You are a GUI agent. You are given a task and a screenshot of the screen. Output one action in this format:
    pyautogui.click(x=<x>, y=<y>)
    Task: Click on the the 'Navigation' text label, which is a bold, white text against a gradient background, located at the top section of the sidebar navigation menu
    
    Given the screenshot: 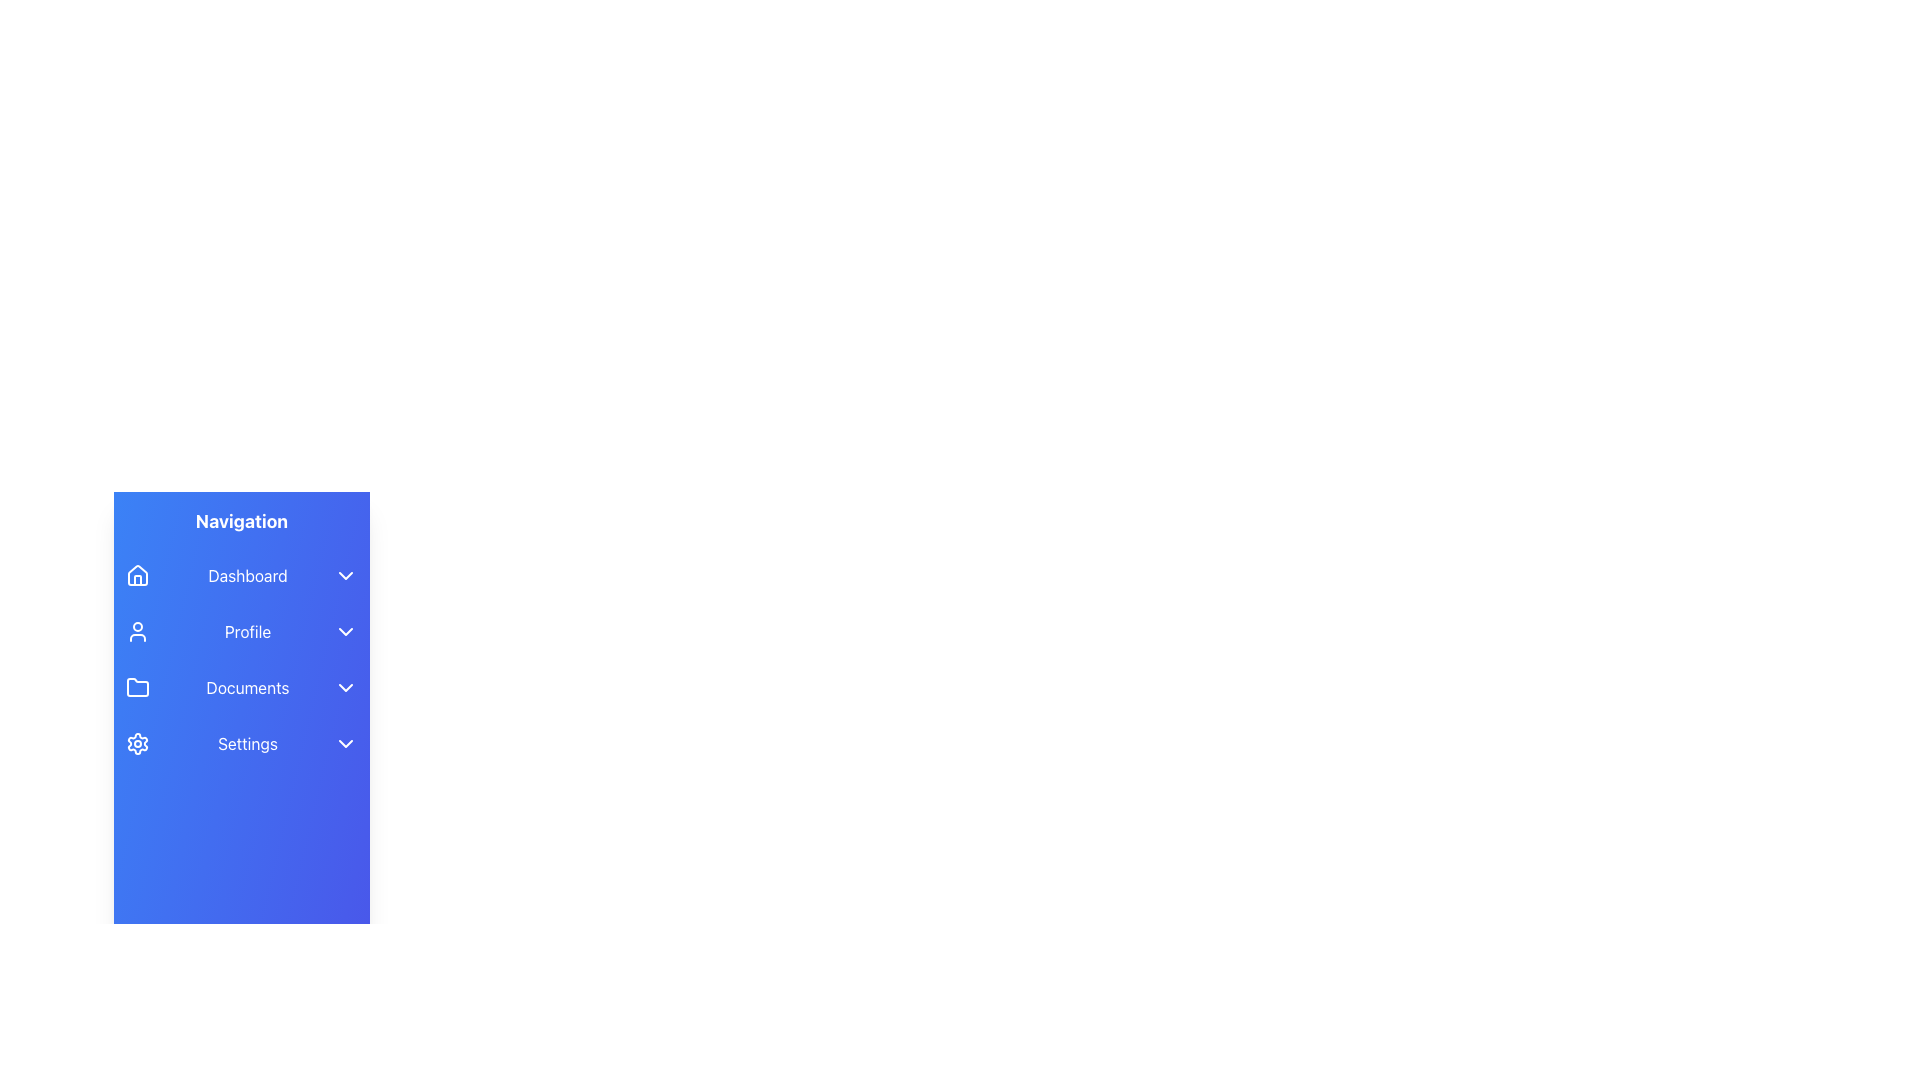 What is the action you would take?
    pyautogui.click(x=240, y=520)
    